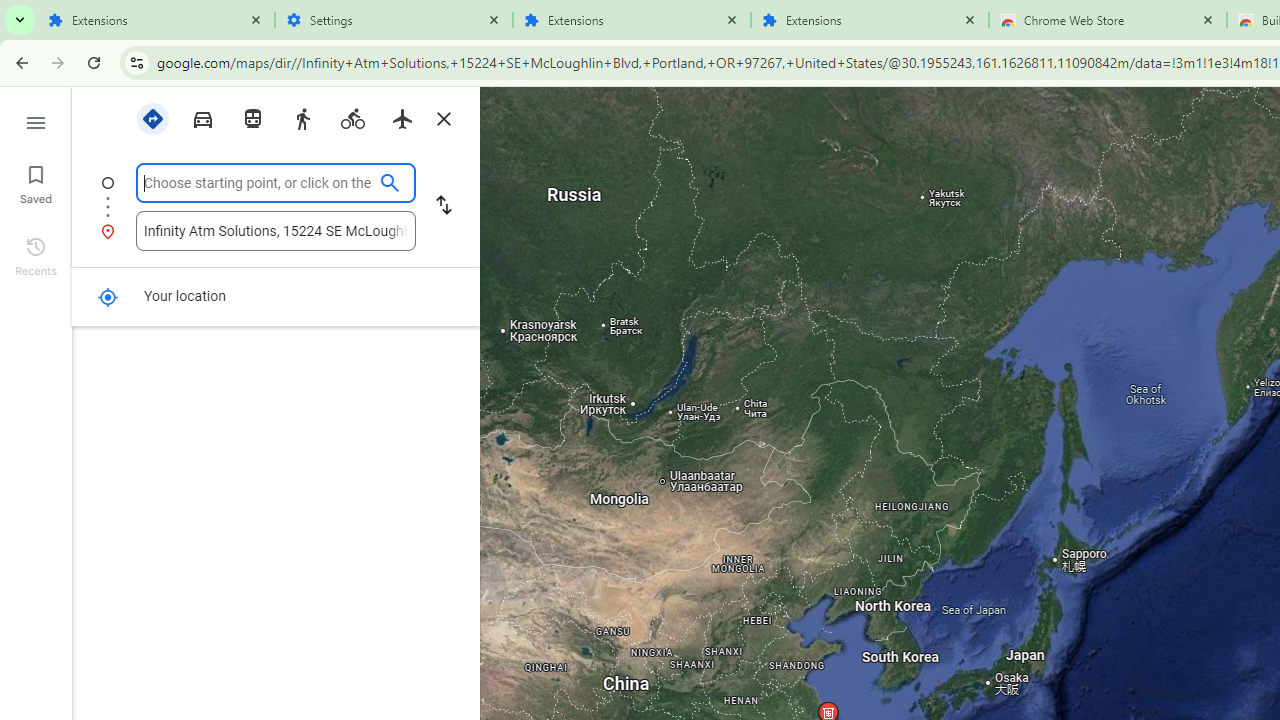 The image size is (1280, 720). What do you see at coordinates (442, 119) in the screenshot?
I see `'Close directions'` at bounding box center [442, 119].